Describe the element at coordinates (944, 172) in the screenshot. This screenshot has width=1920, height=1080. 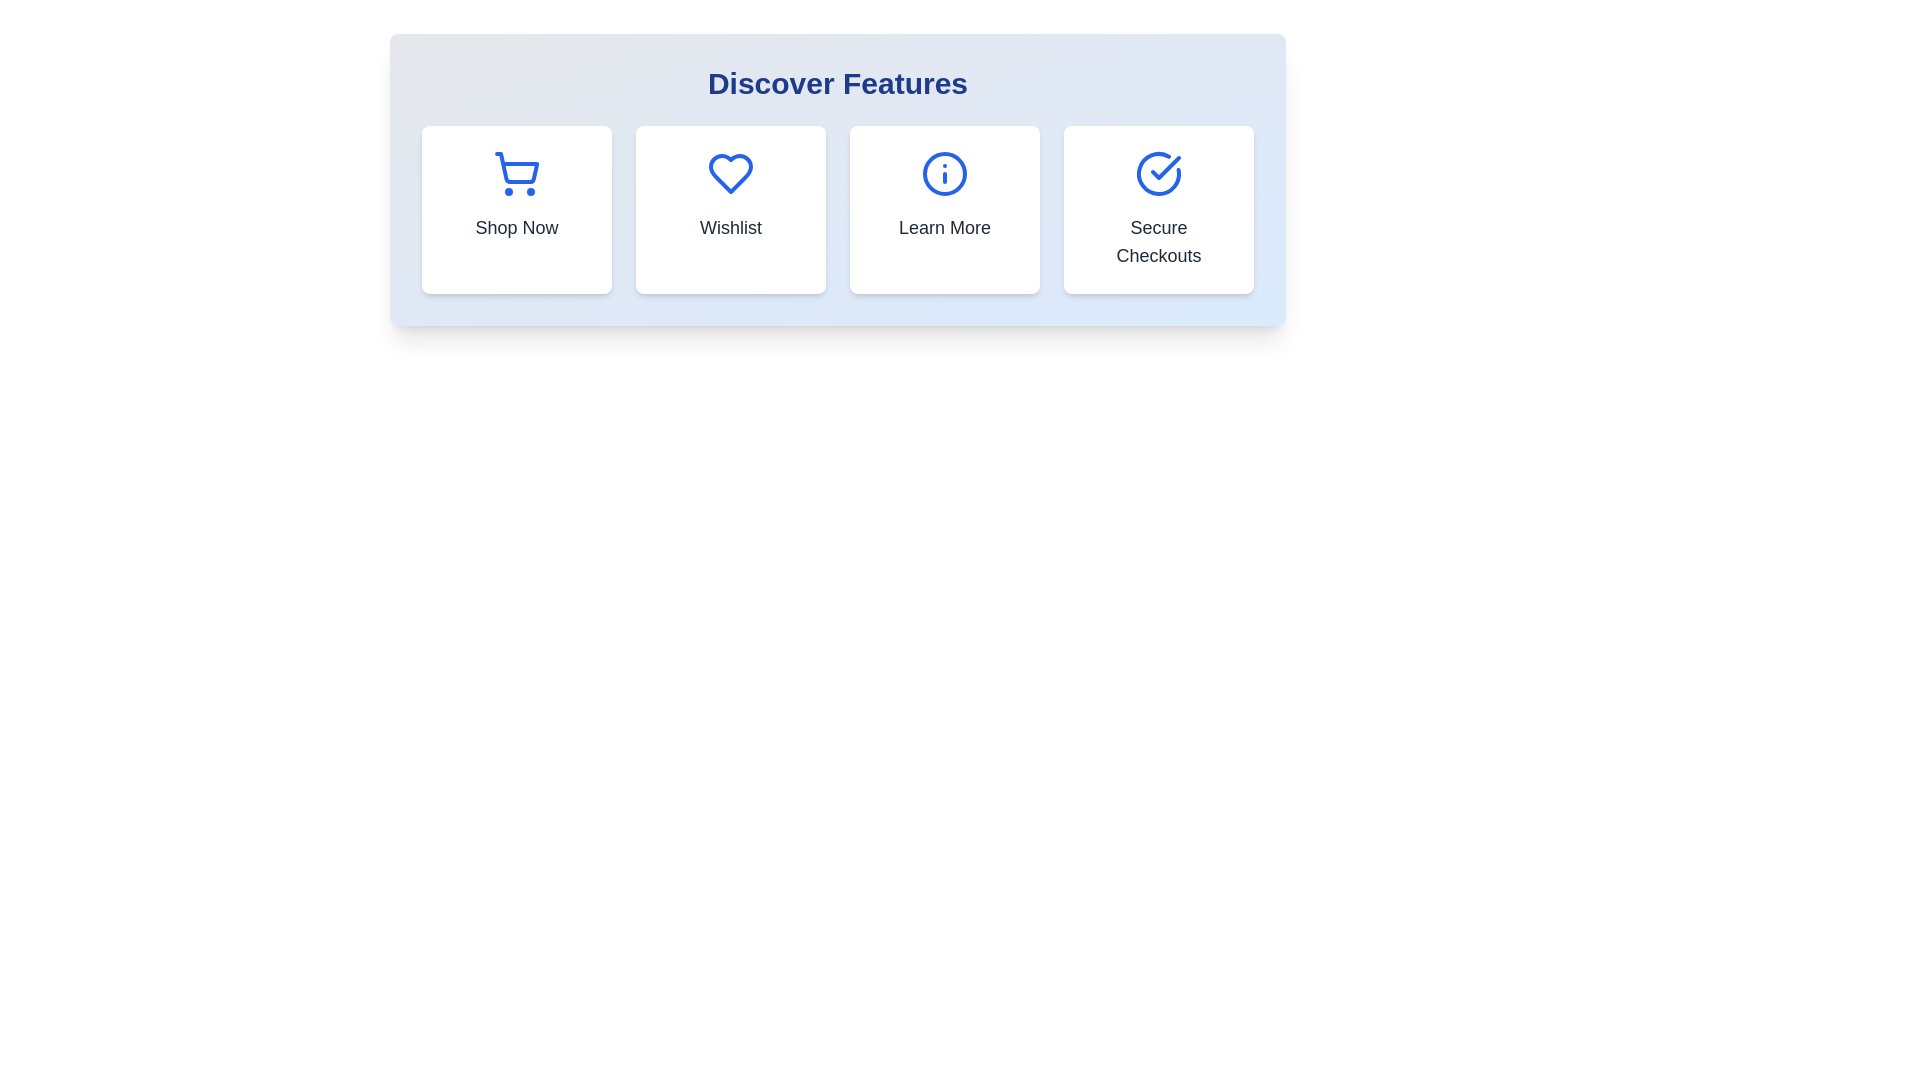
I see `the 'Learn More' icon, which is the third item in a row of four cards under the 'Discover Features' section, visually indicated with rounded corners and a white background` at that location.